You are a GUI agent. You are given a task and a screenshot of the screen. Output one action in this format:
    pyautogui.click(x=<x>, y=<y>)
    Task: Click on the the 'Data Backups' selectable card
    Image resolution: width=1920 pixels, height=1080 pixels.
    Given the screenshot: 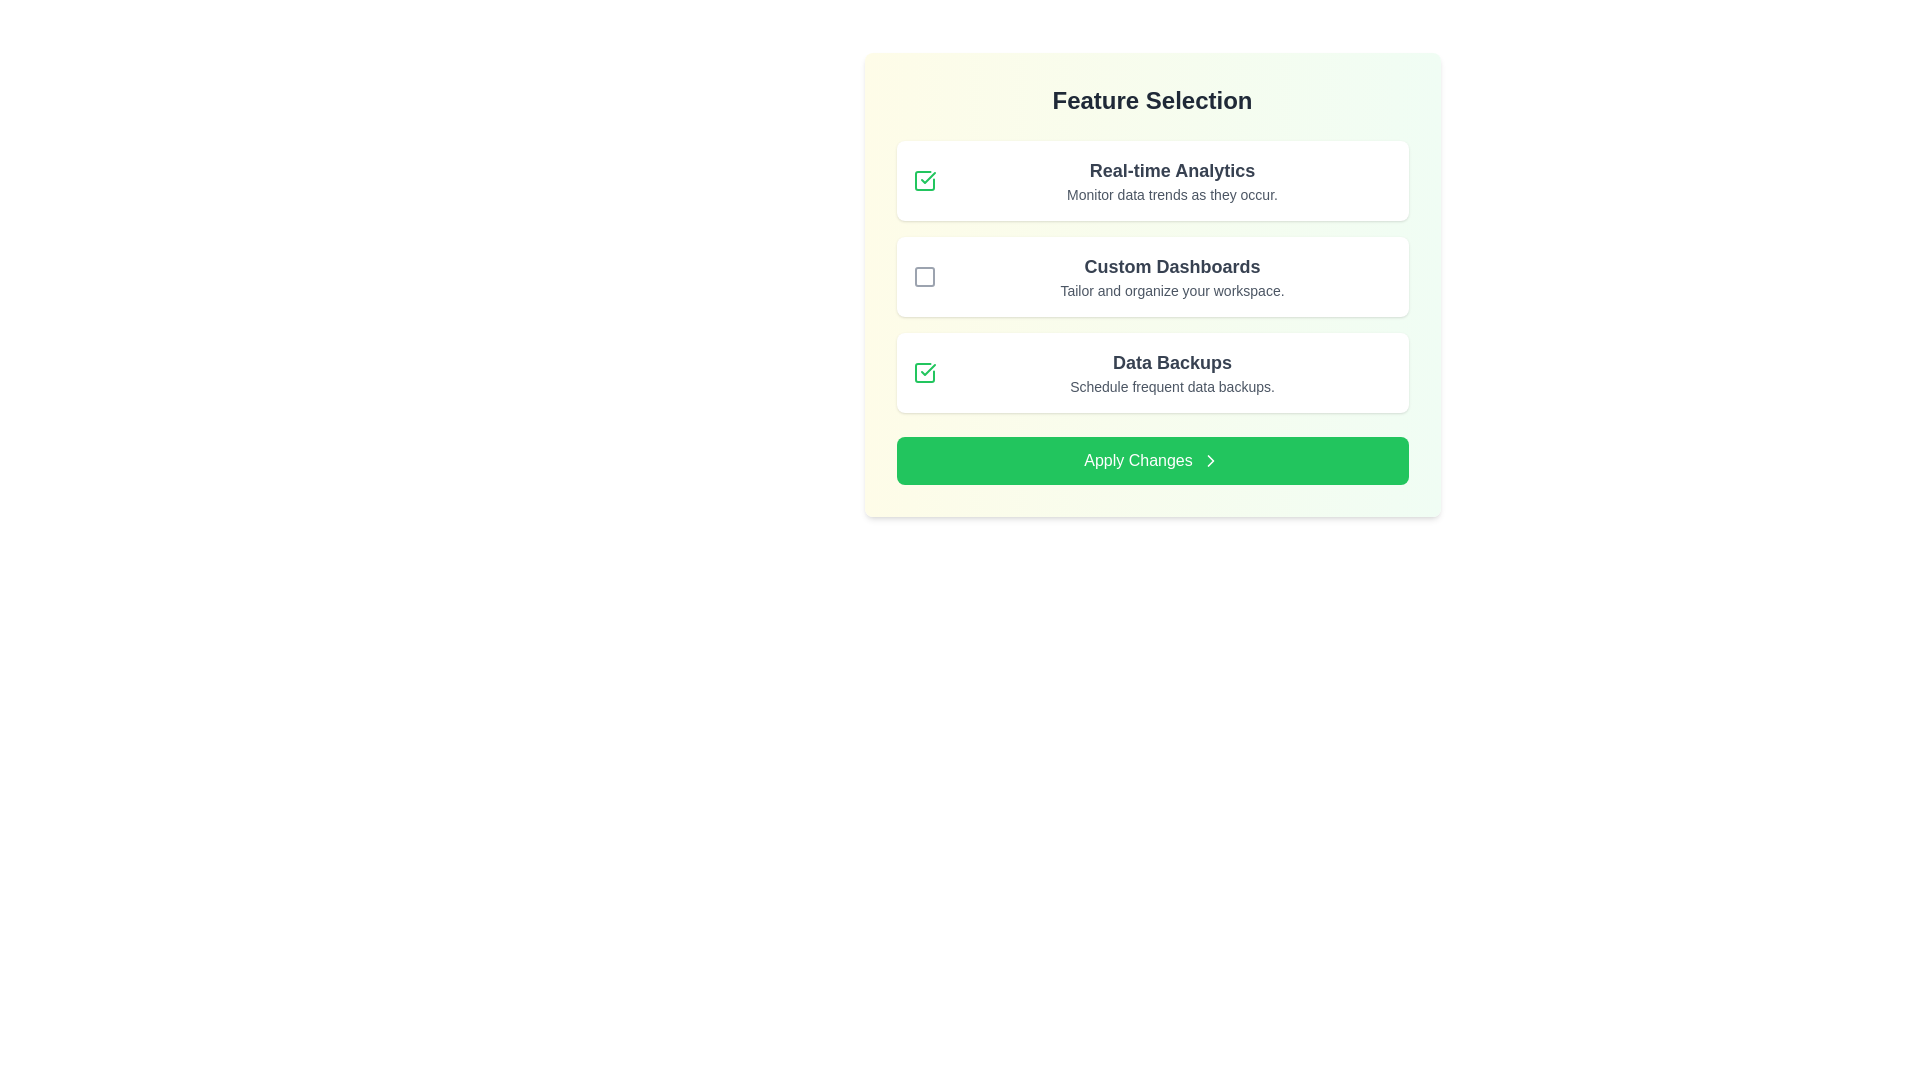 What is the action you would take?
    pyautogui.click(x=1152, y=373)
    